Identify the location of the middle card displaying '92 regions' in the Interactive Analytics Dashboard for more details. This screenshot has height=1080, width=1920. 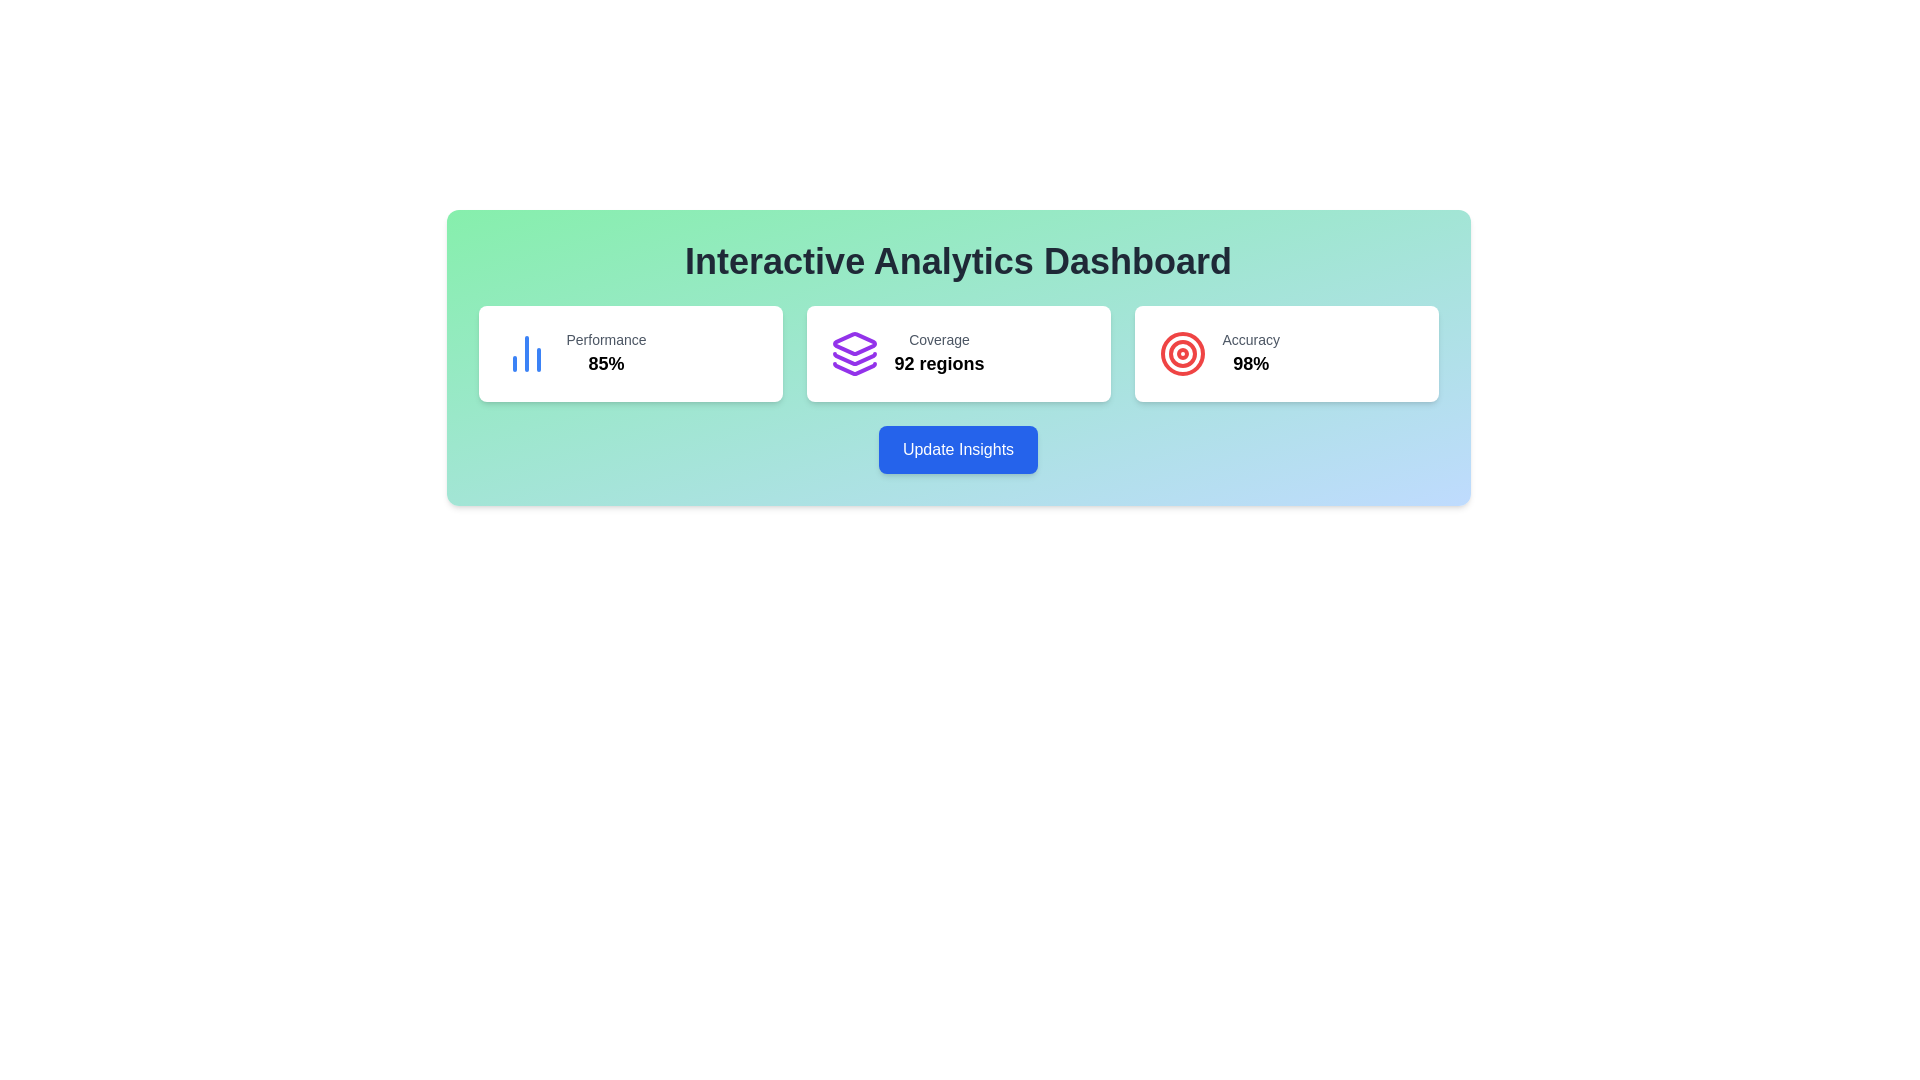
(957, 353).